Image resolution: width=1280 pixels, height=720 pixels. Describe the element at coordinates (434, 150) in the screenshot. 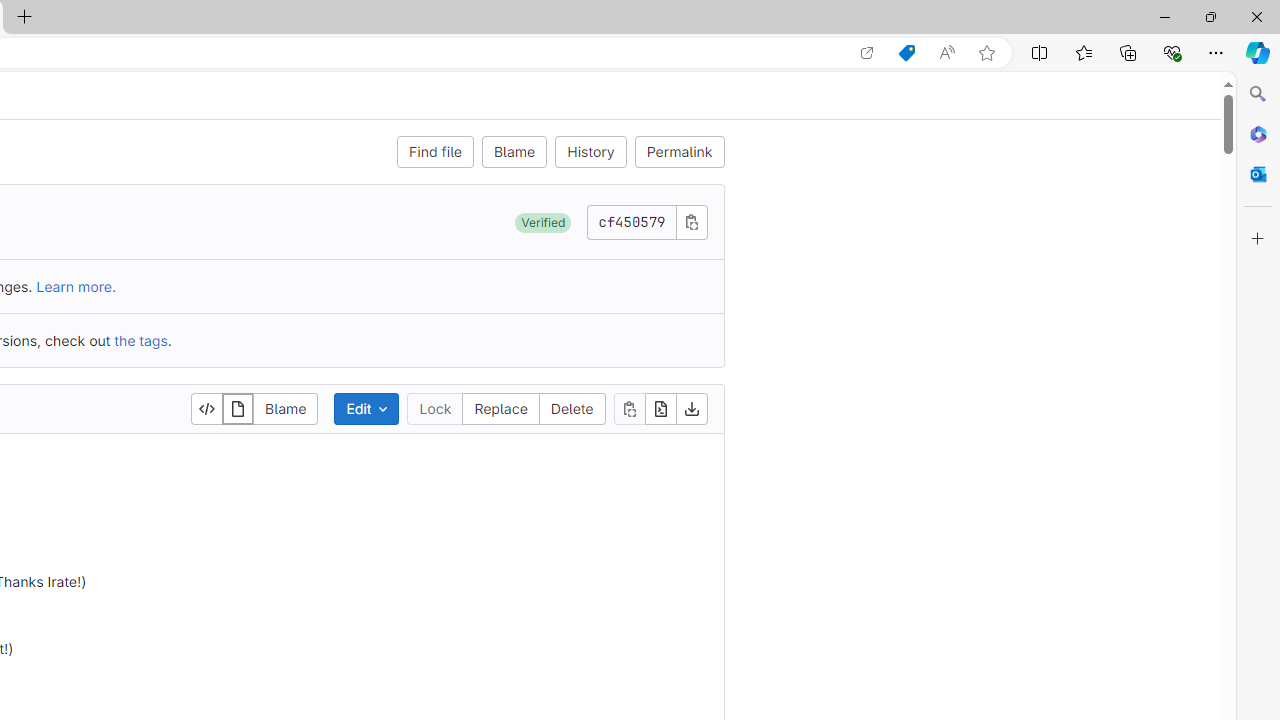

I see `'Find file'` at that location.